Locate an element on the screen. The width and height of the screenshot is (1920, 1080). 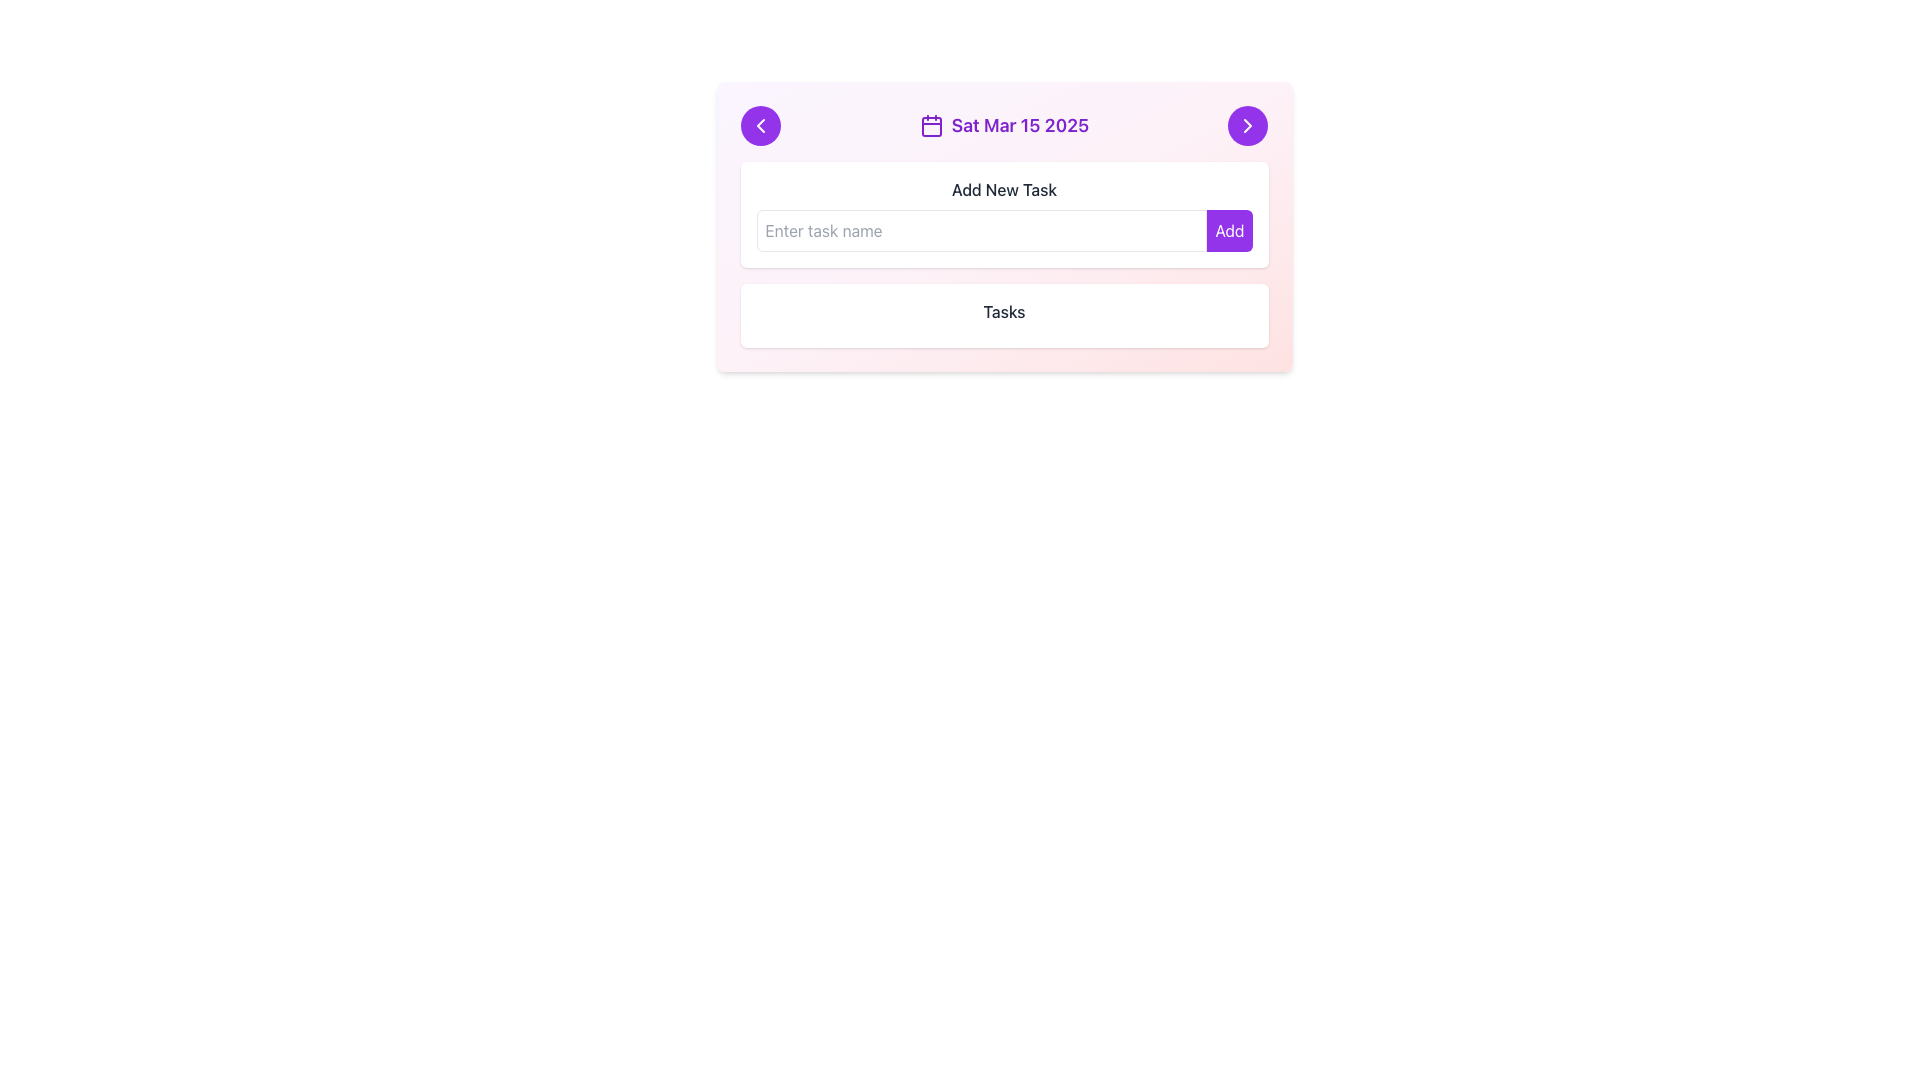
the 'Add Task' button located in the 'Add New Task' section to change its color is located at coordinates (1228, 230).